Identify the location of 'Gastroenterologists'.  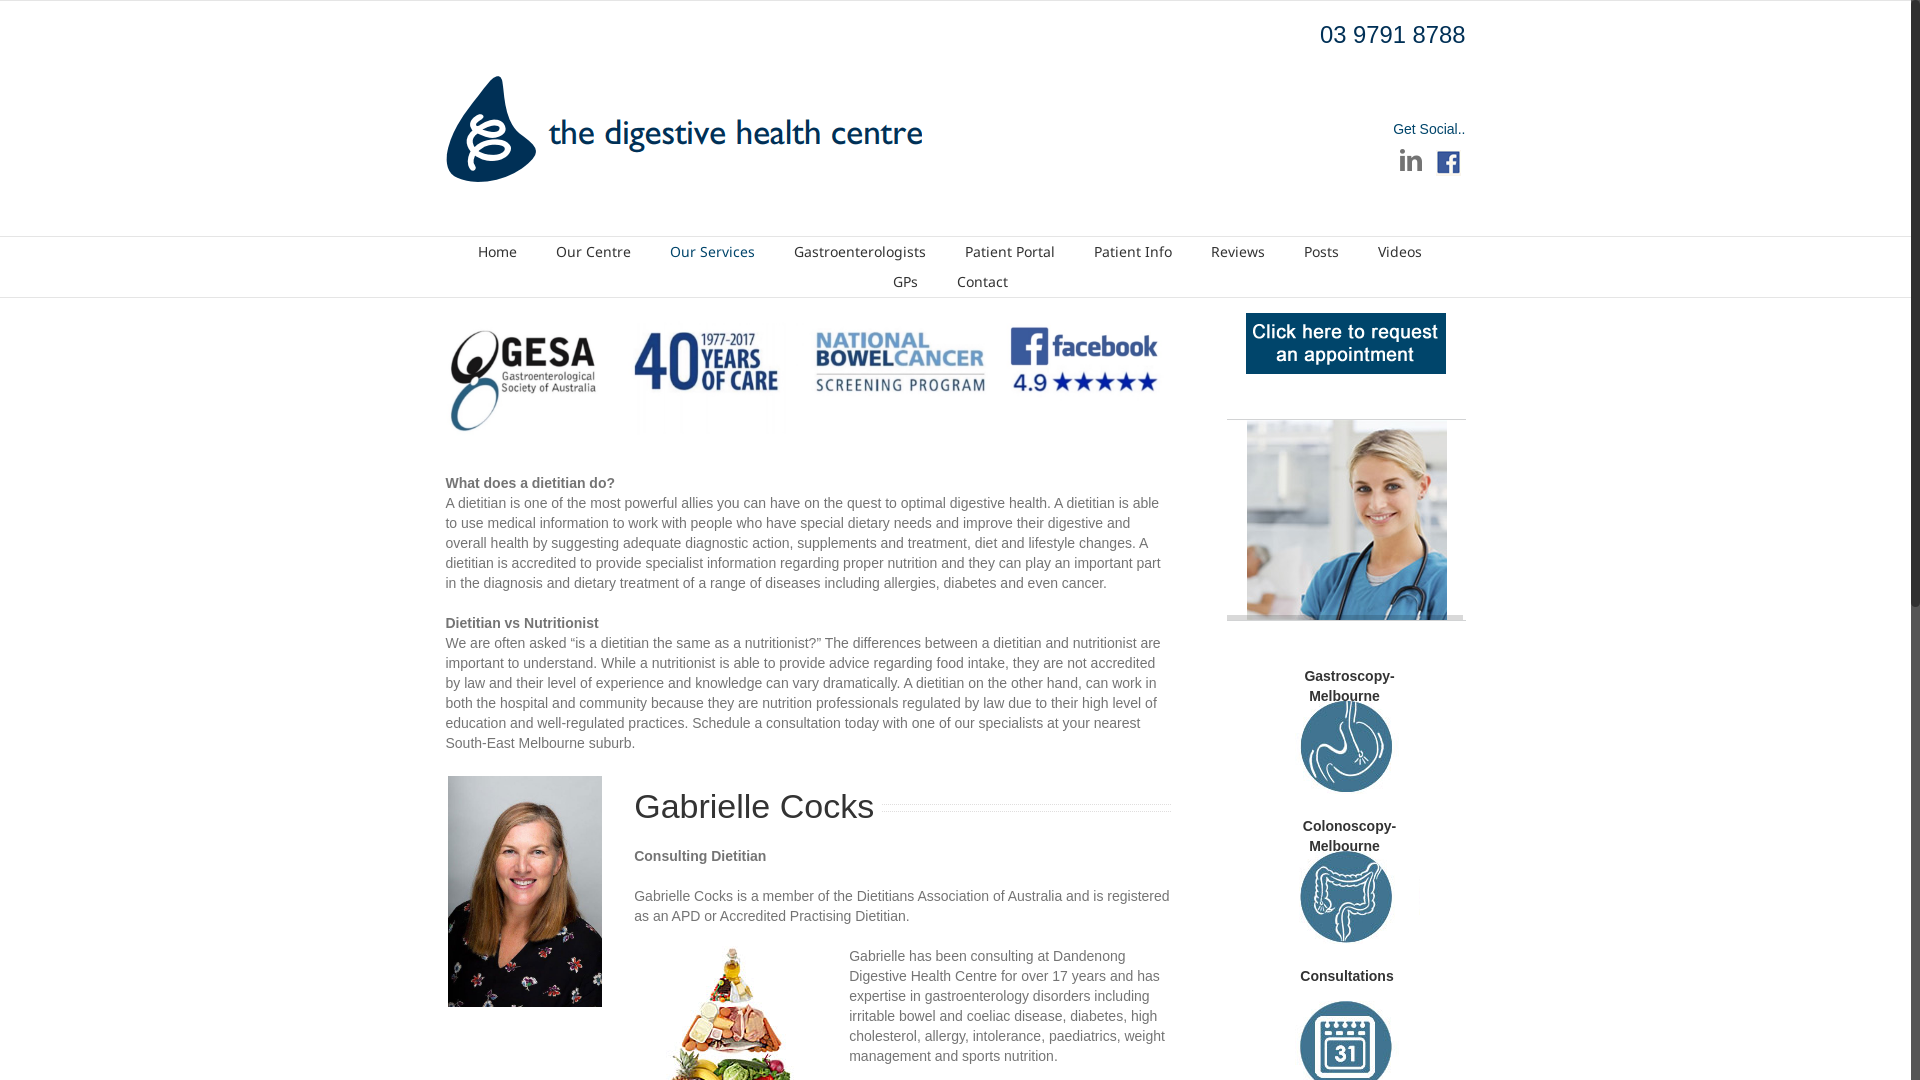
(859, 250).